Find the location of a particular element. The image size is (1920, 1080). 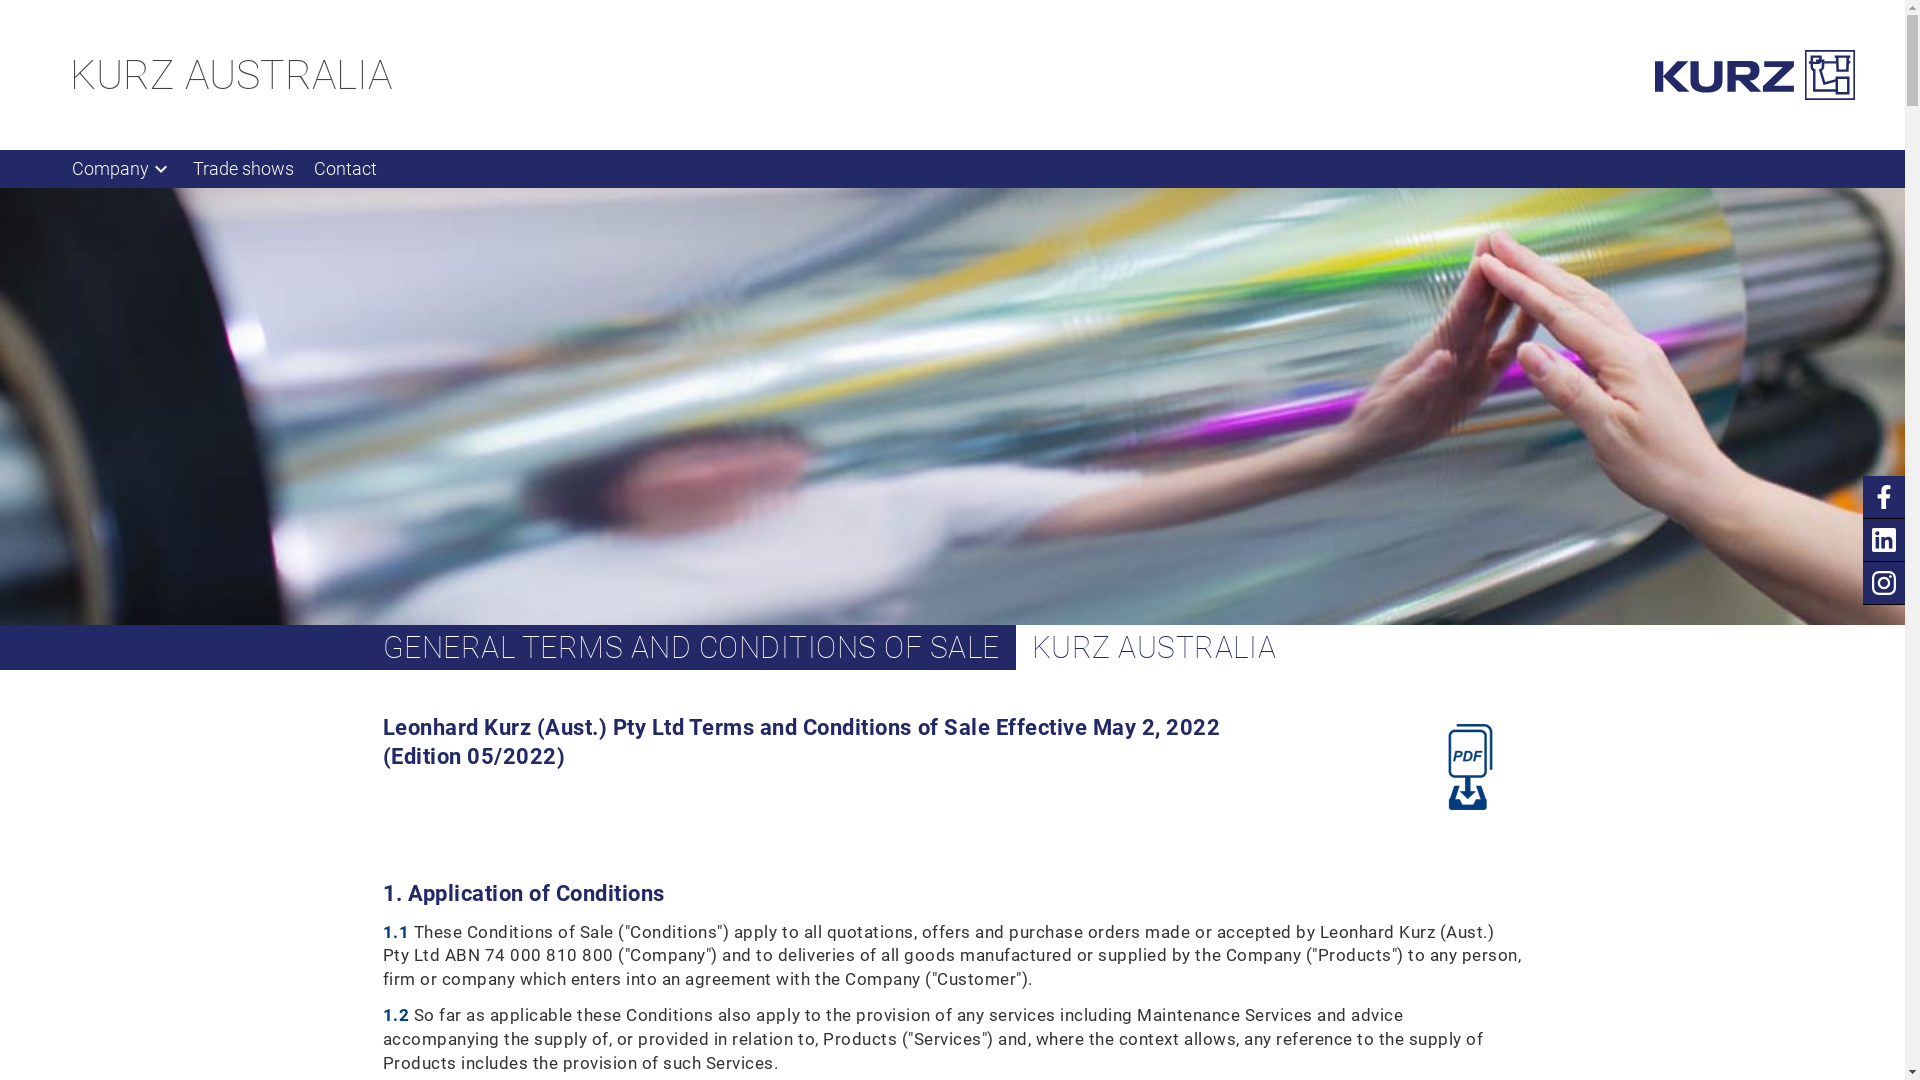

'Company' is located at coordinates (121, 168).